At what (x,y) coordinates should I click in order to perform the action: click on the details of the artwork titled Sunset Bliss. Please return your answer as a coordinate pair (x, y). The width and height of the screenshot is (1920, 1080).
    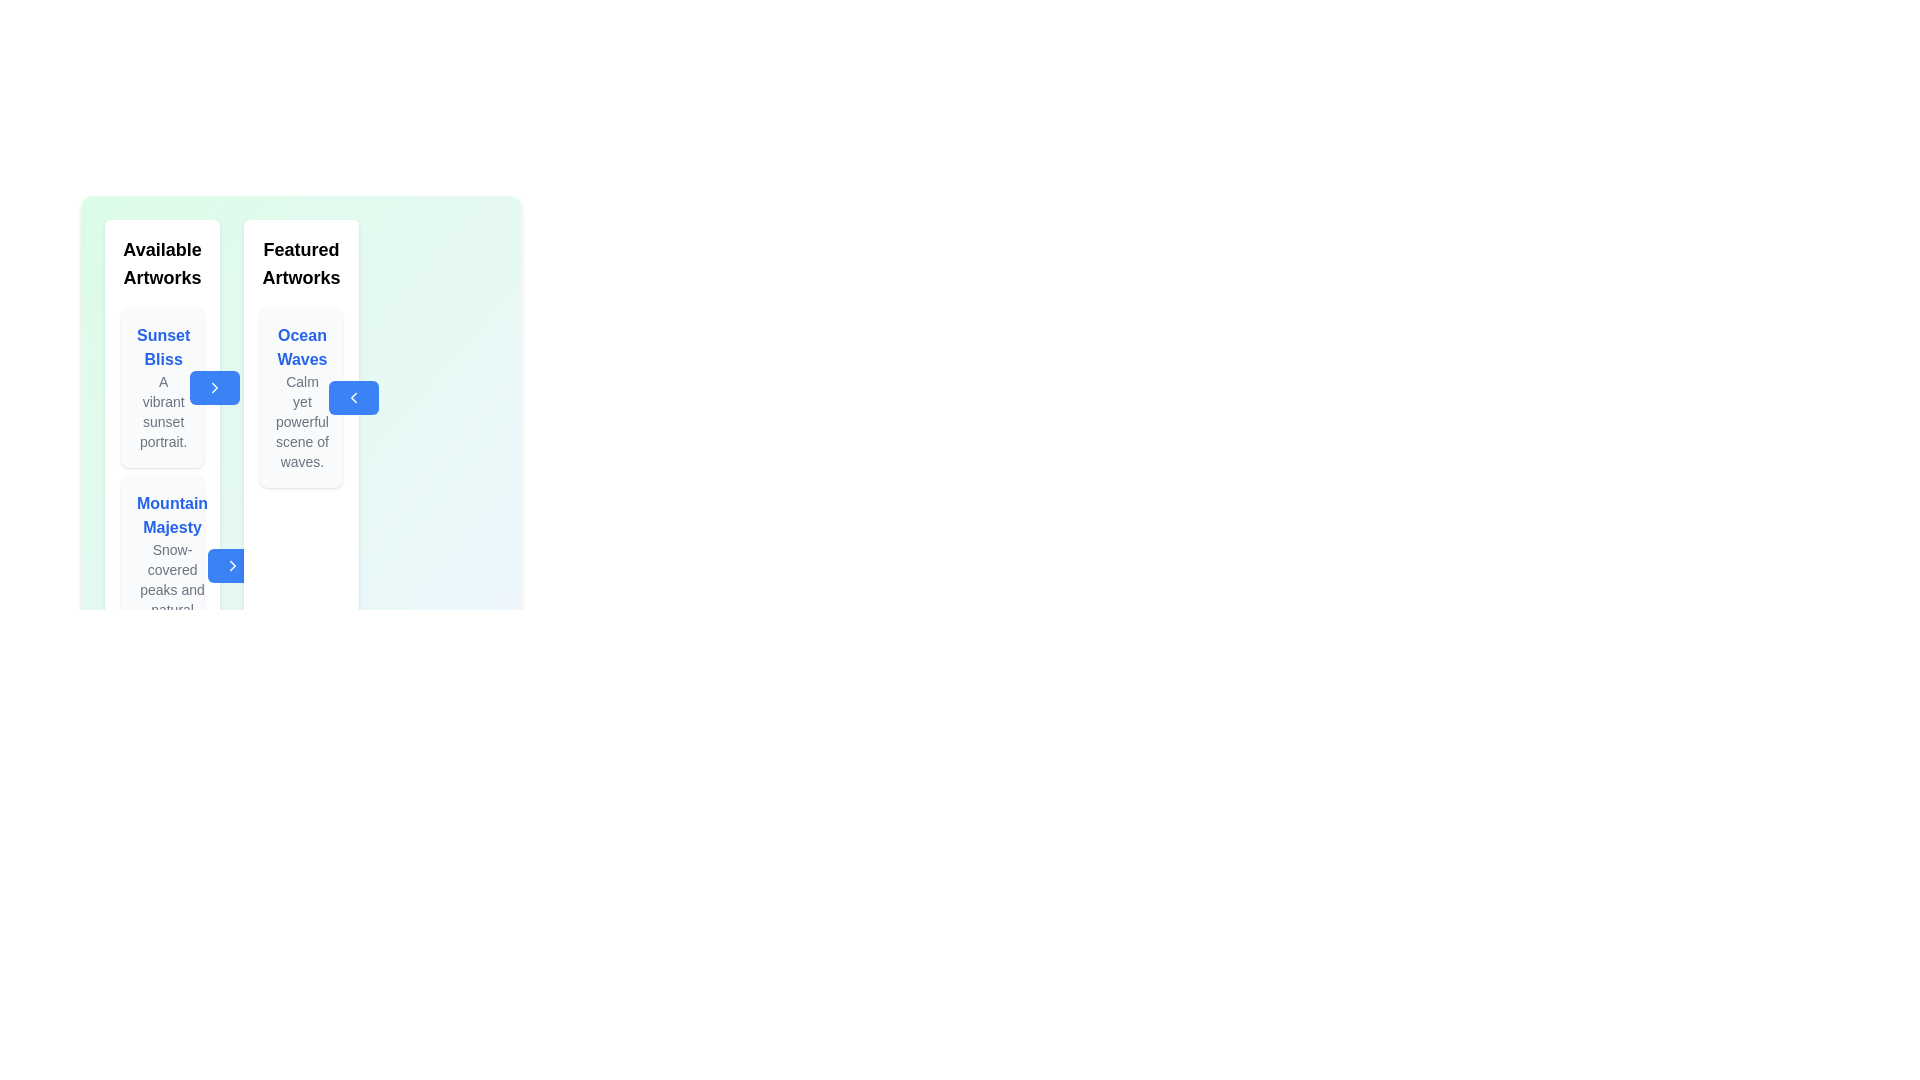
    Looking at the image, I should click on (163, 388).